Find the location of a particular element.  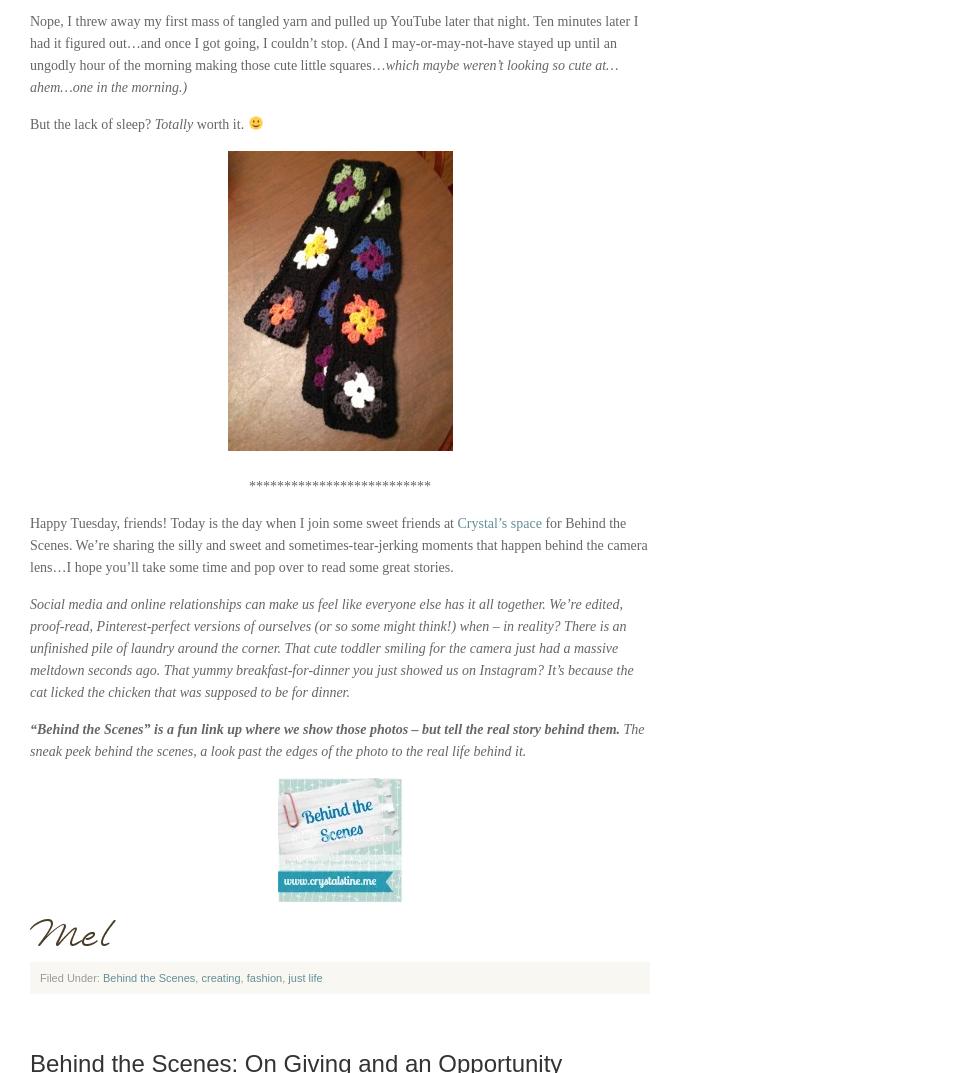

'fashion' is located at coordinates (264, 977).